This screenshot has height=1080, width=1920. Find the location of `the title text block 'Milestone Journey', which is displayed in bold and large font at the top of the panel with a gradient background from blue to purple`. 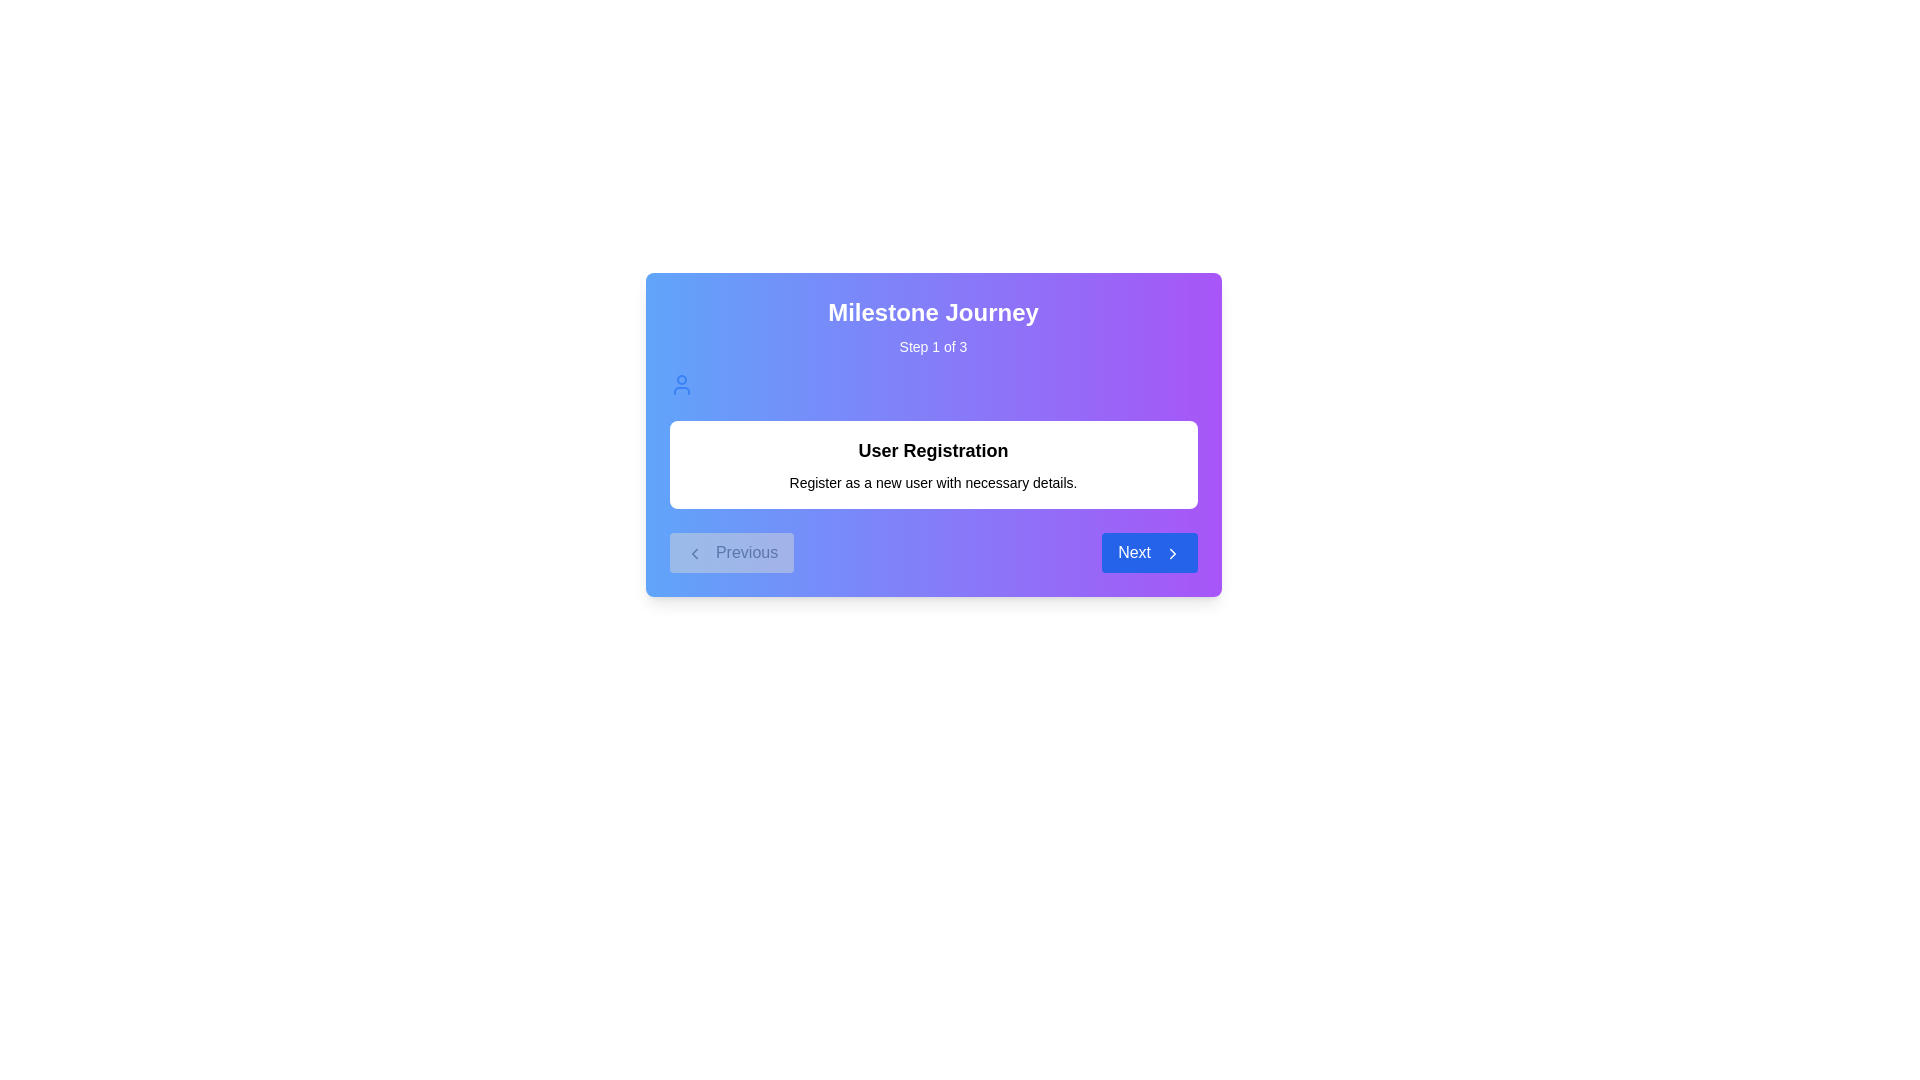

the title text block 'Milestone Journey', which is displayed in bold and large font at the top of the panel with a gradient background from blue to purple is located at coordinates (932, 312).